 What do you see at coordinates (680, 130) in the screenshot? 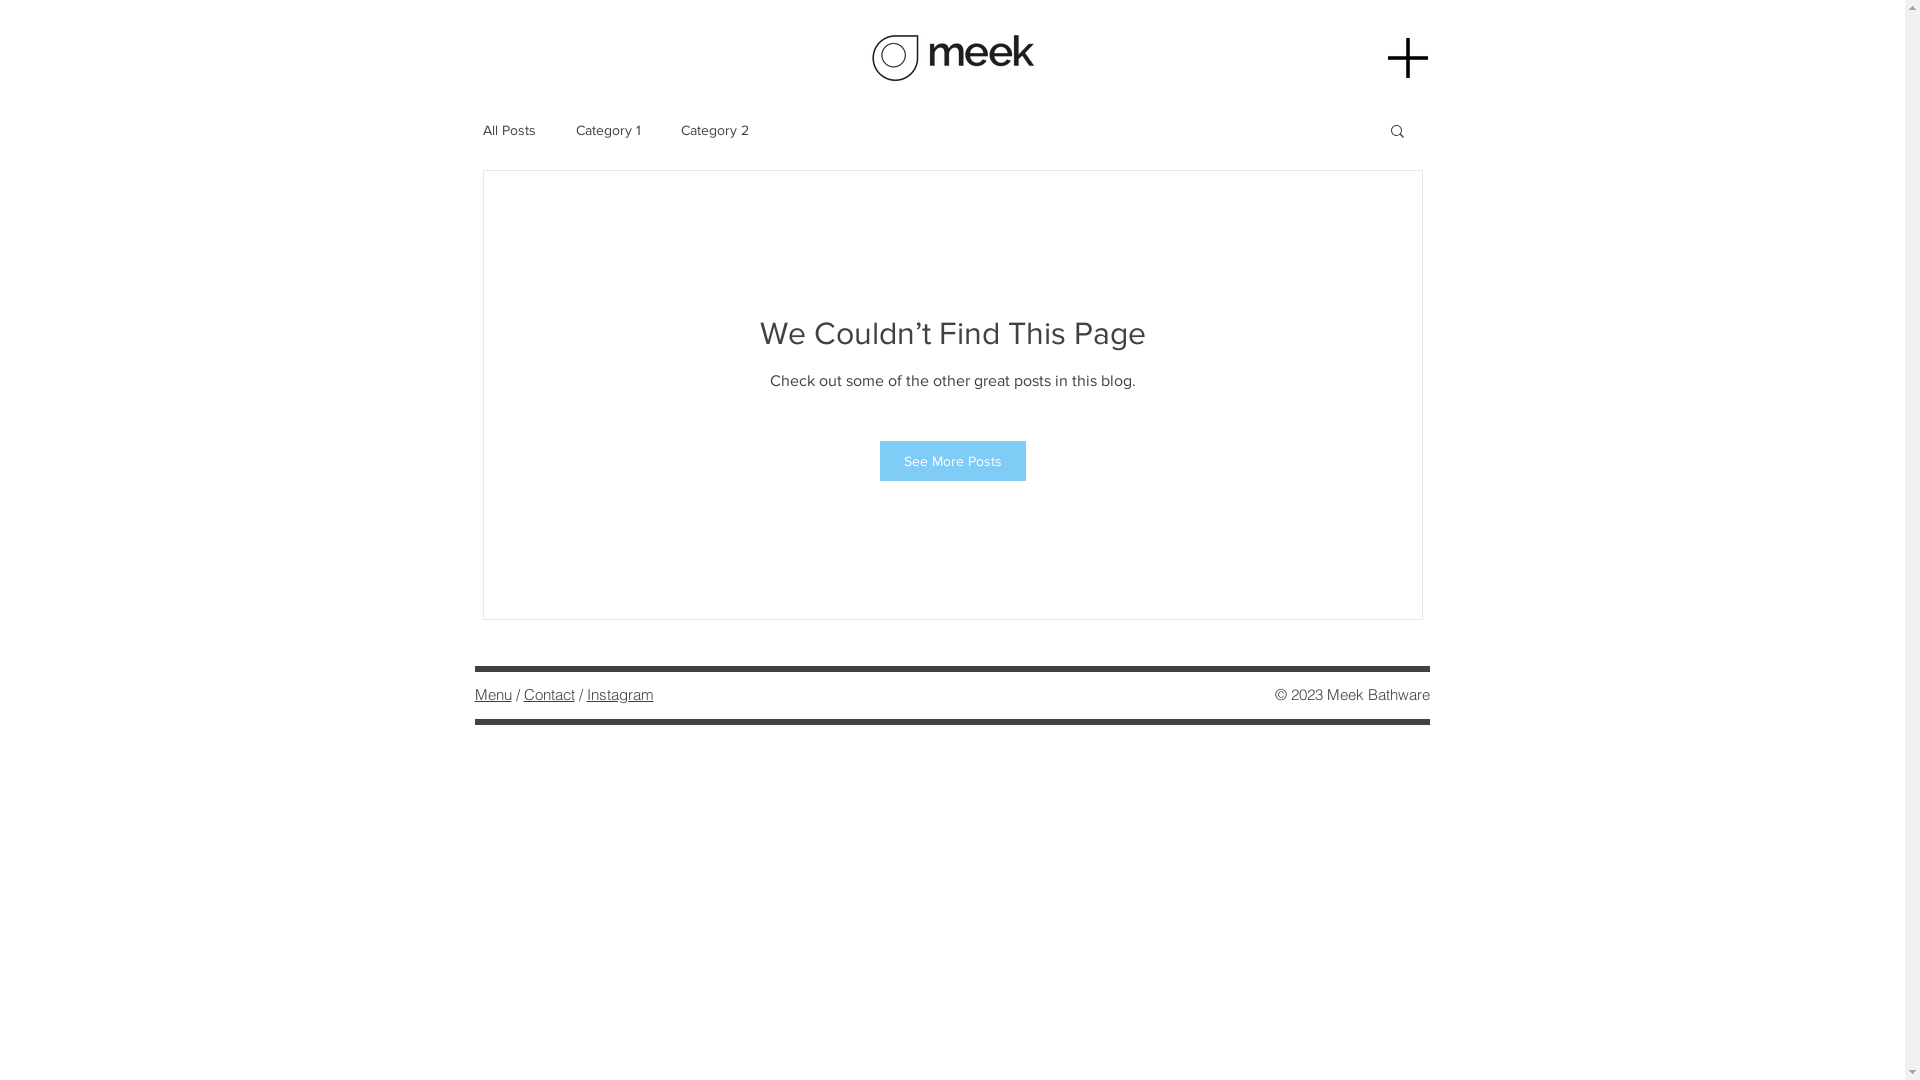
I see `'Category 2'` at bounding box center [680, 130].